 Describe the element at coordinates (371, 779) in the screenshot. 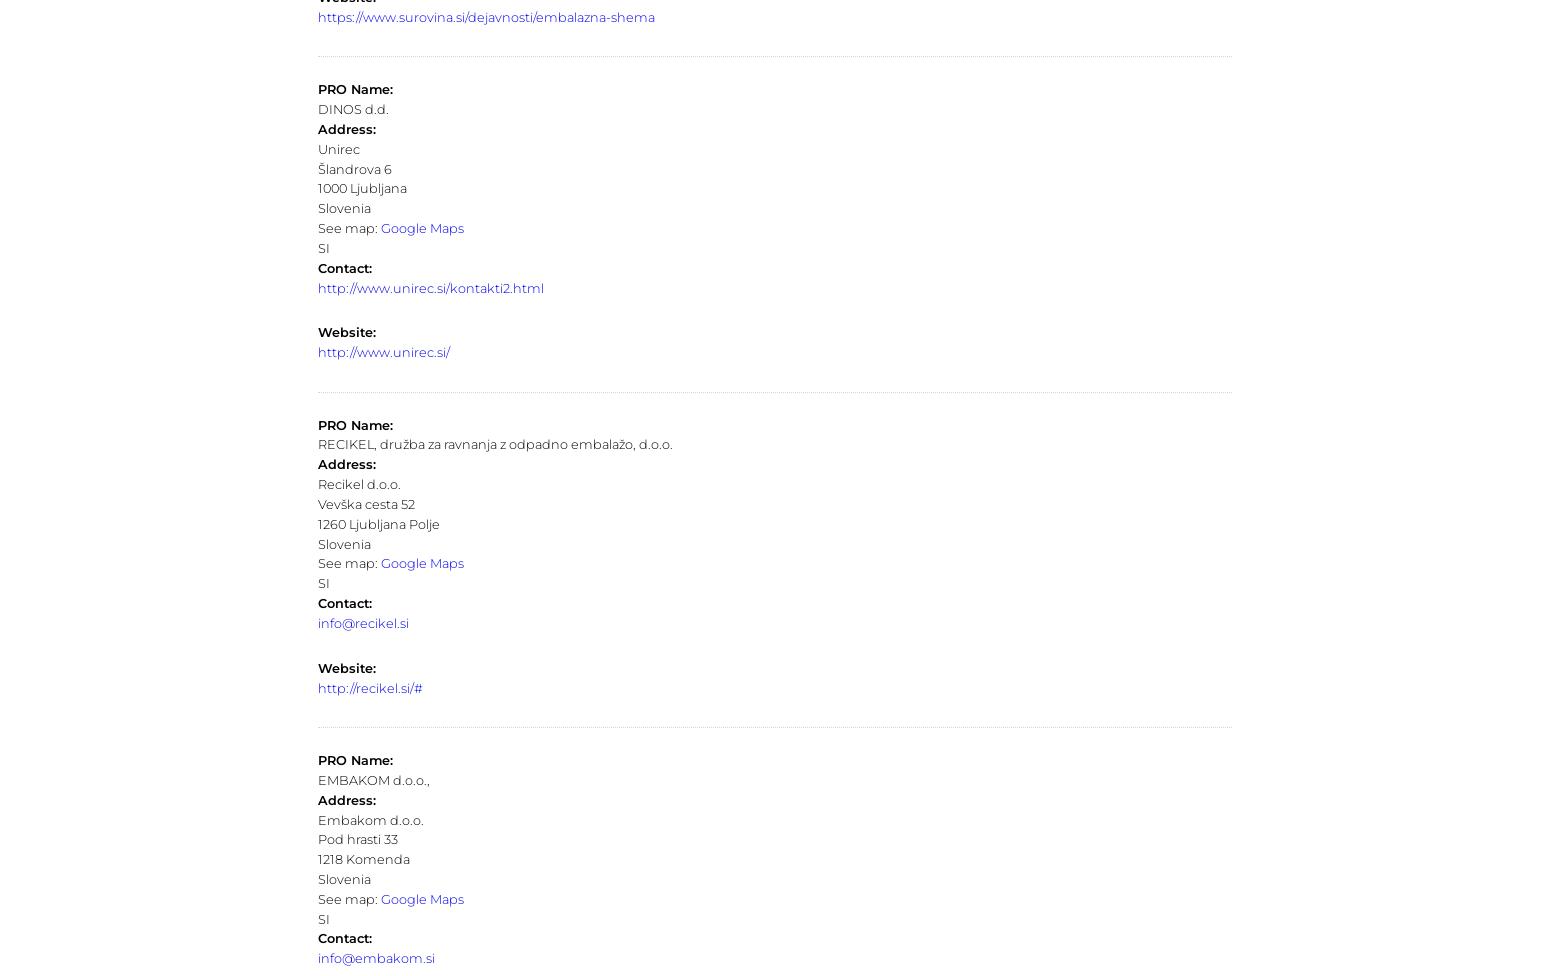

I see `'EMBAKOM d.o.o.,'` at that location.